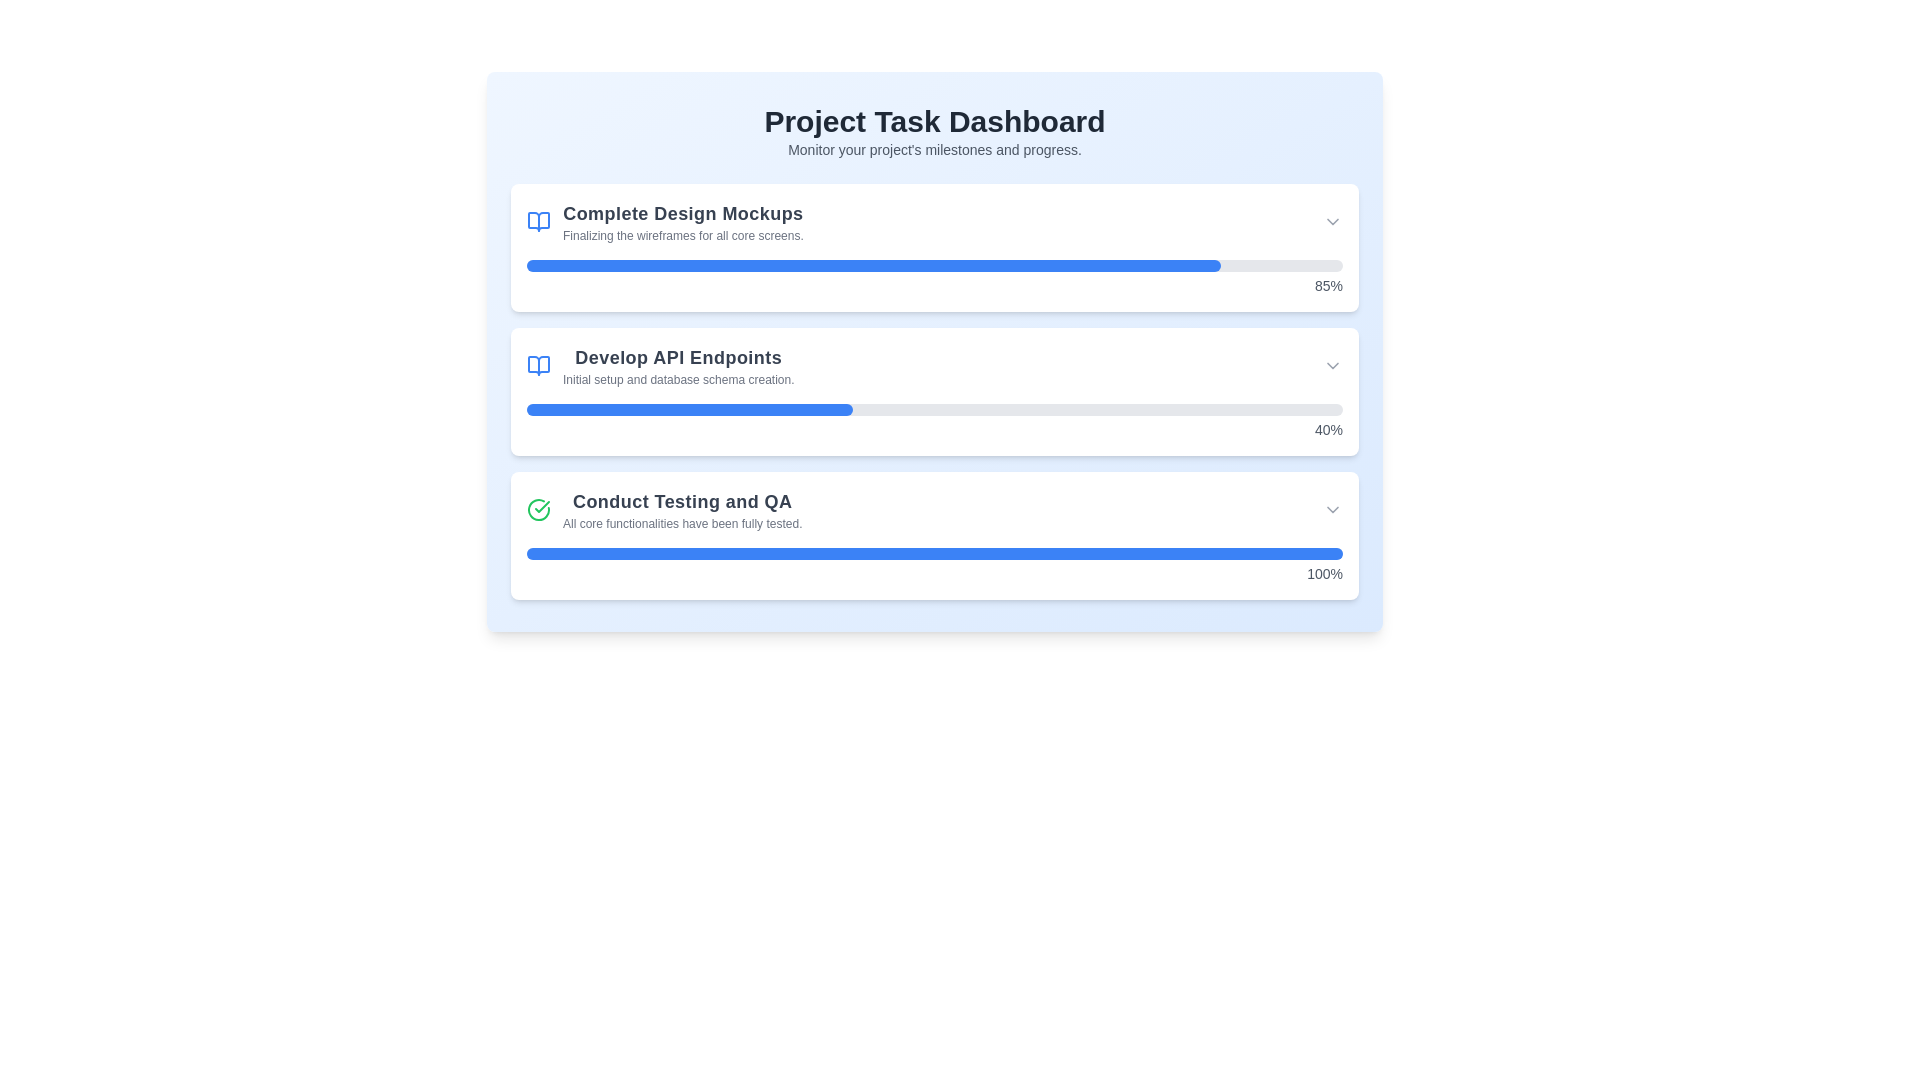 The height and width of the screenshot is (1080, 1920). What do you see at coordinates (934, 554) in the screenshot?
I see `the progress bar located in the lower part of the dashboard under the 'Conduct Testing and QA' section, which is fully filled and spans horizontally across the entire width, positioned above the '100%' label` at bounding box center [934, 554].